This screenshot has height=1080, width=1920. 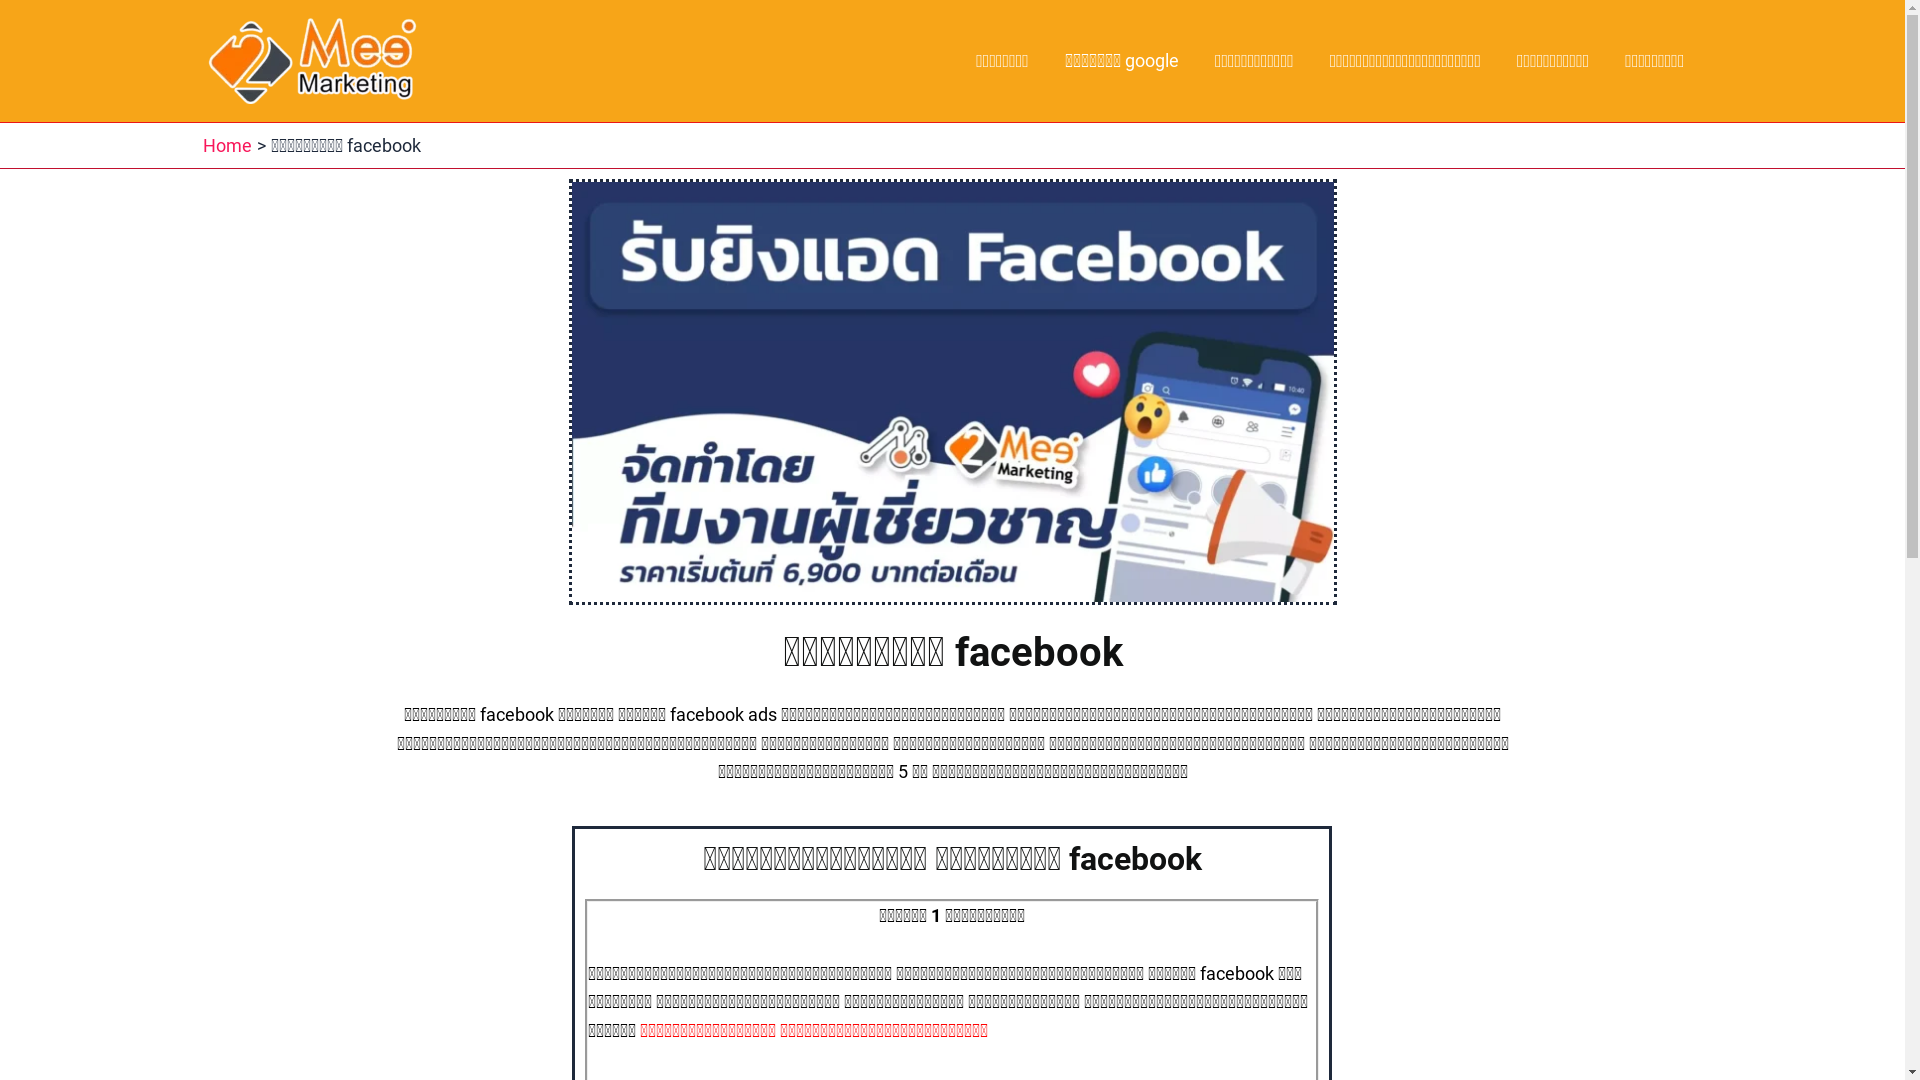 I want to click on 'Home', so click(x=201, y=144).